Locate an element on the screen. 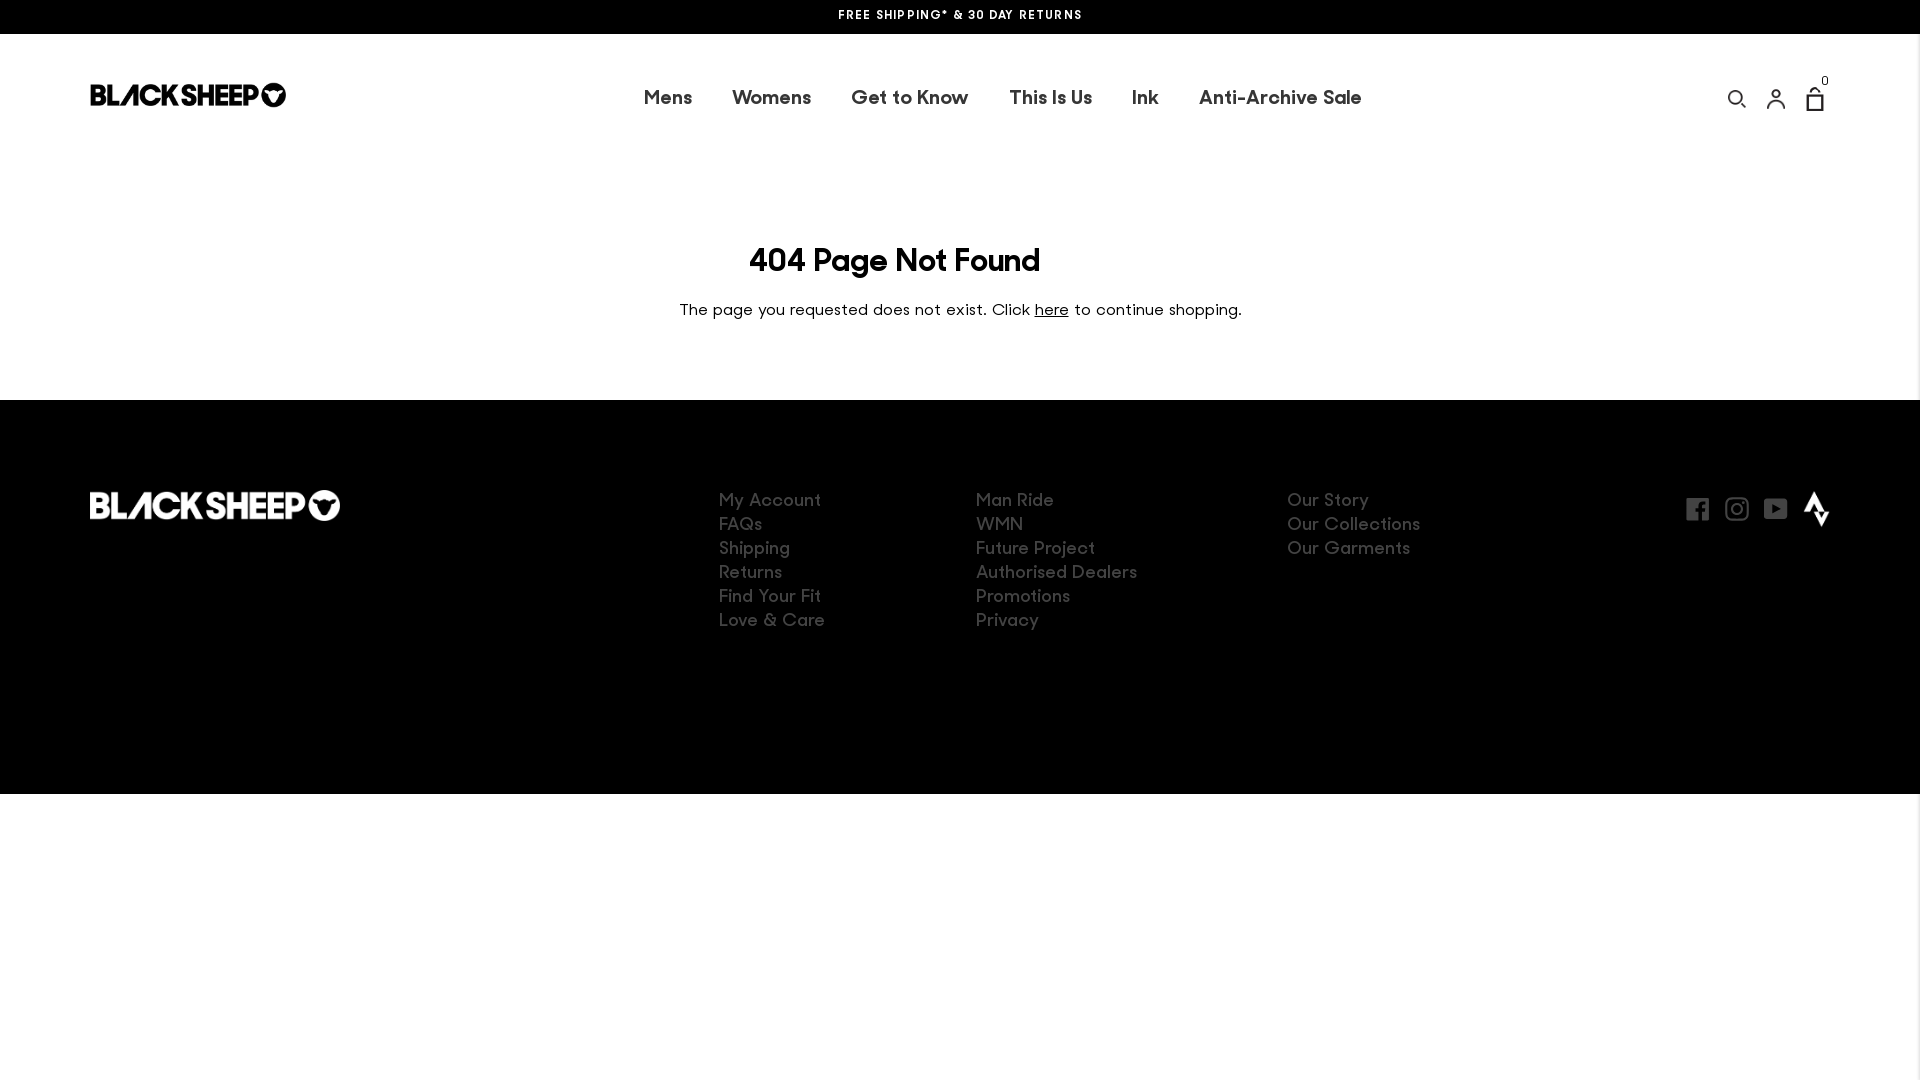 The height and width of the screenshot is (1080, 1920). 'Womens' is located at coordinates (711, 99).